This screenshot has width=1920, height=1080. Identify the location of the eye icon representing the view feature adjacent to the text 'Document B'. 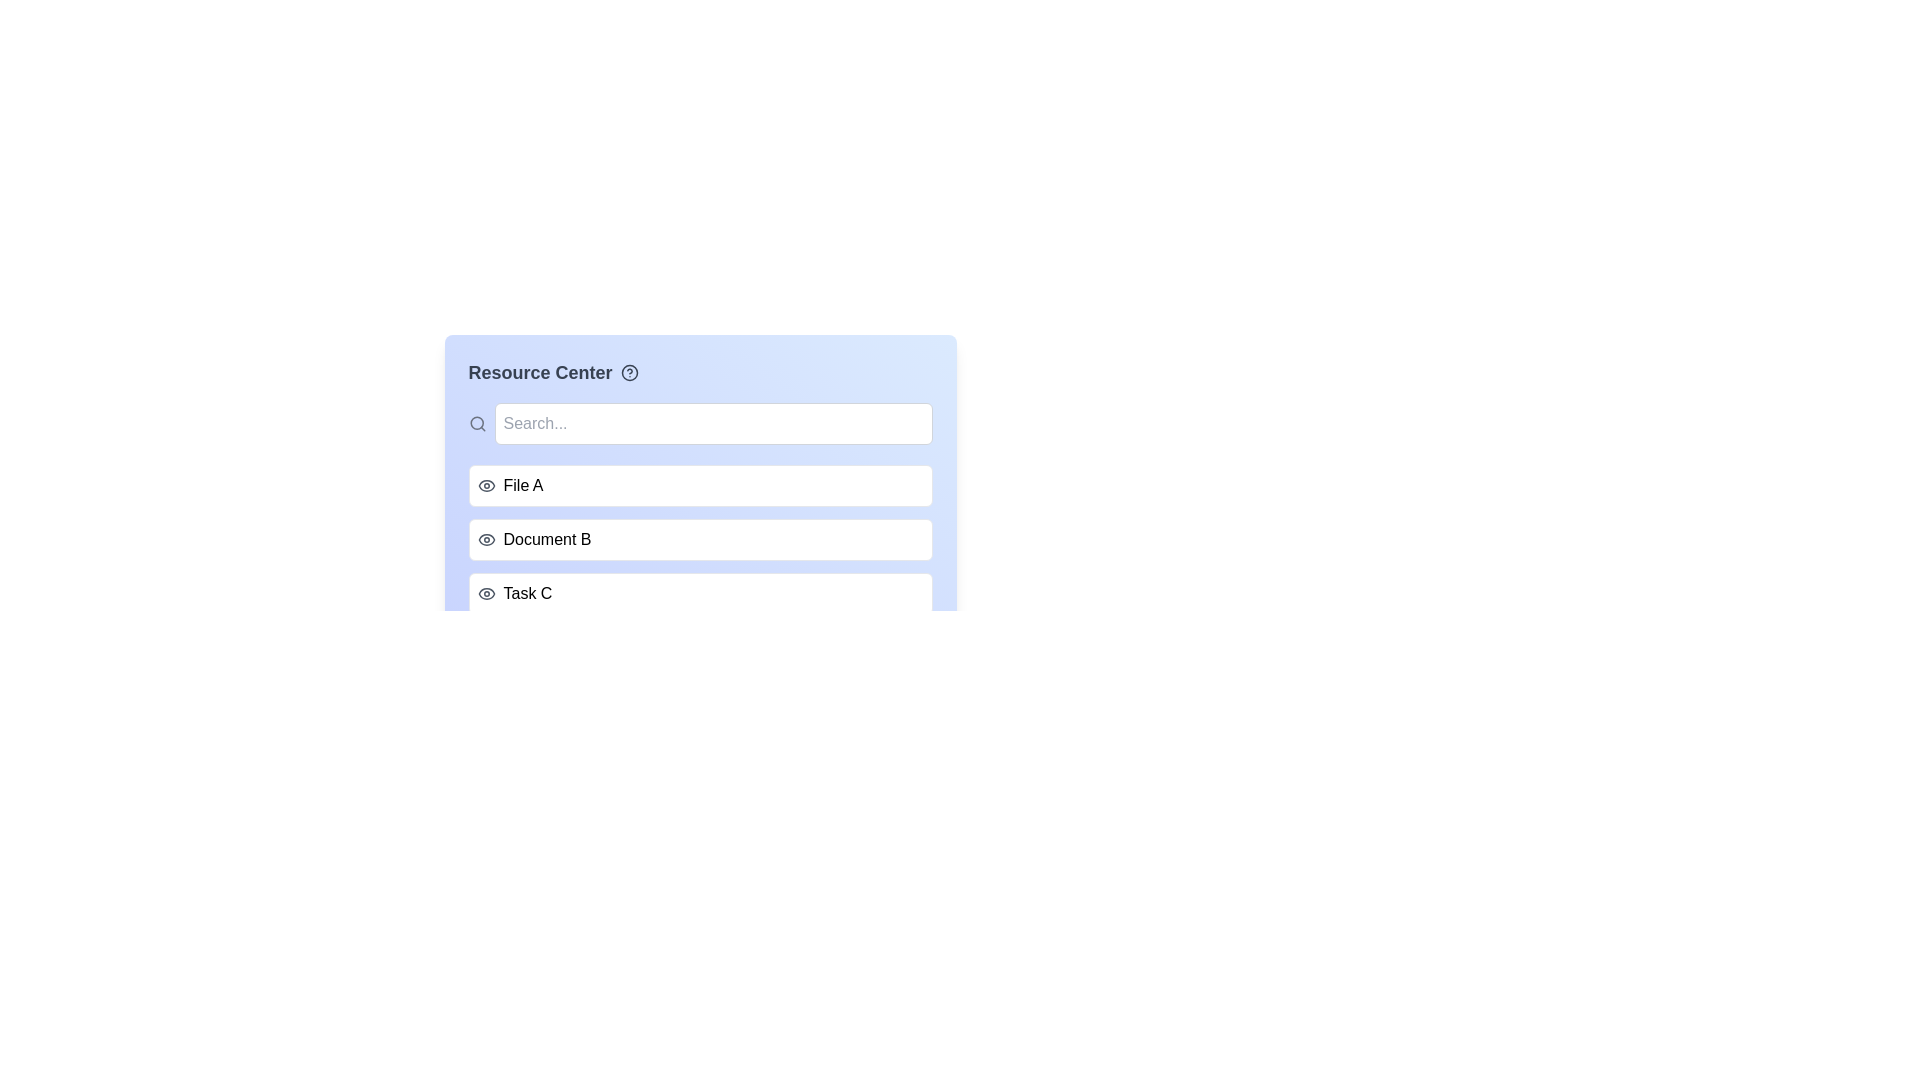
(486, 540).